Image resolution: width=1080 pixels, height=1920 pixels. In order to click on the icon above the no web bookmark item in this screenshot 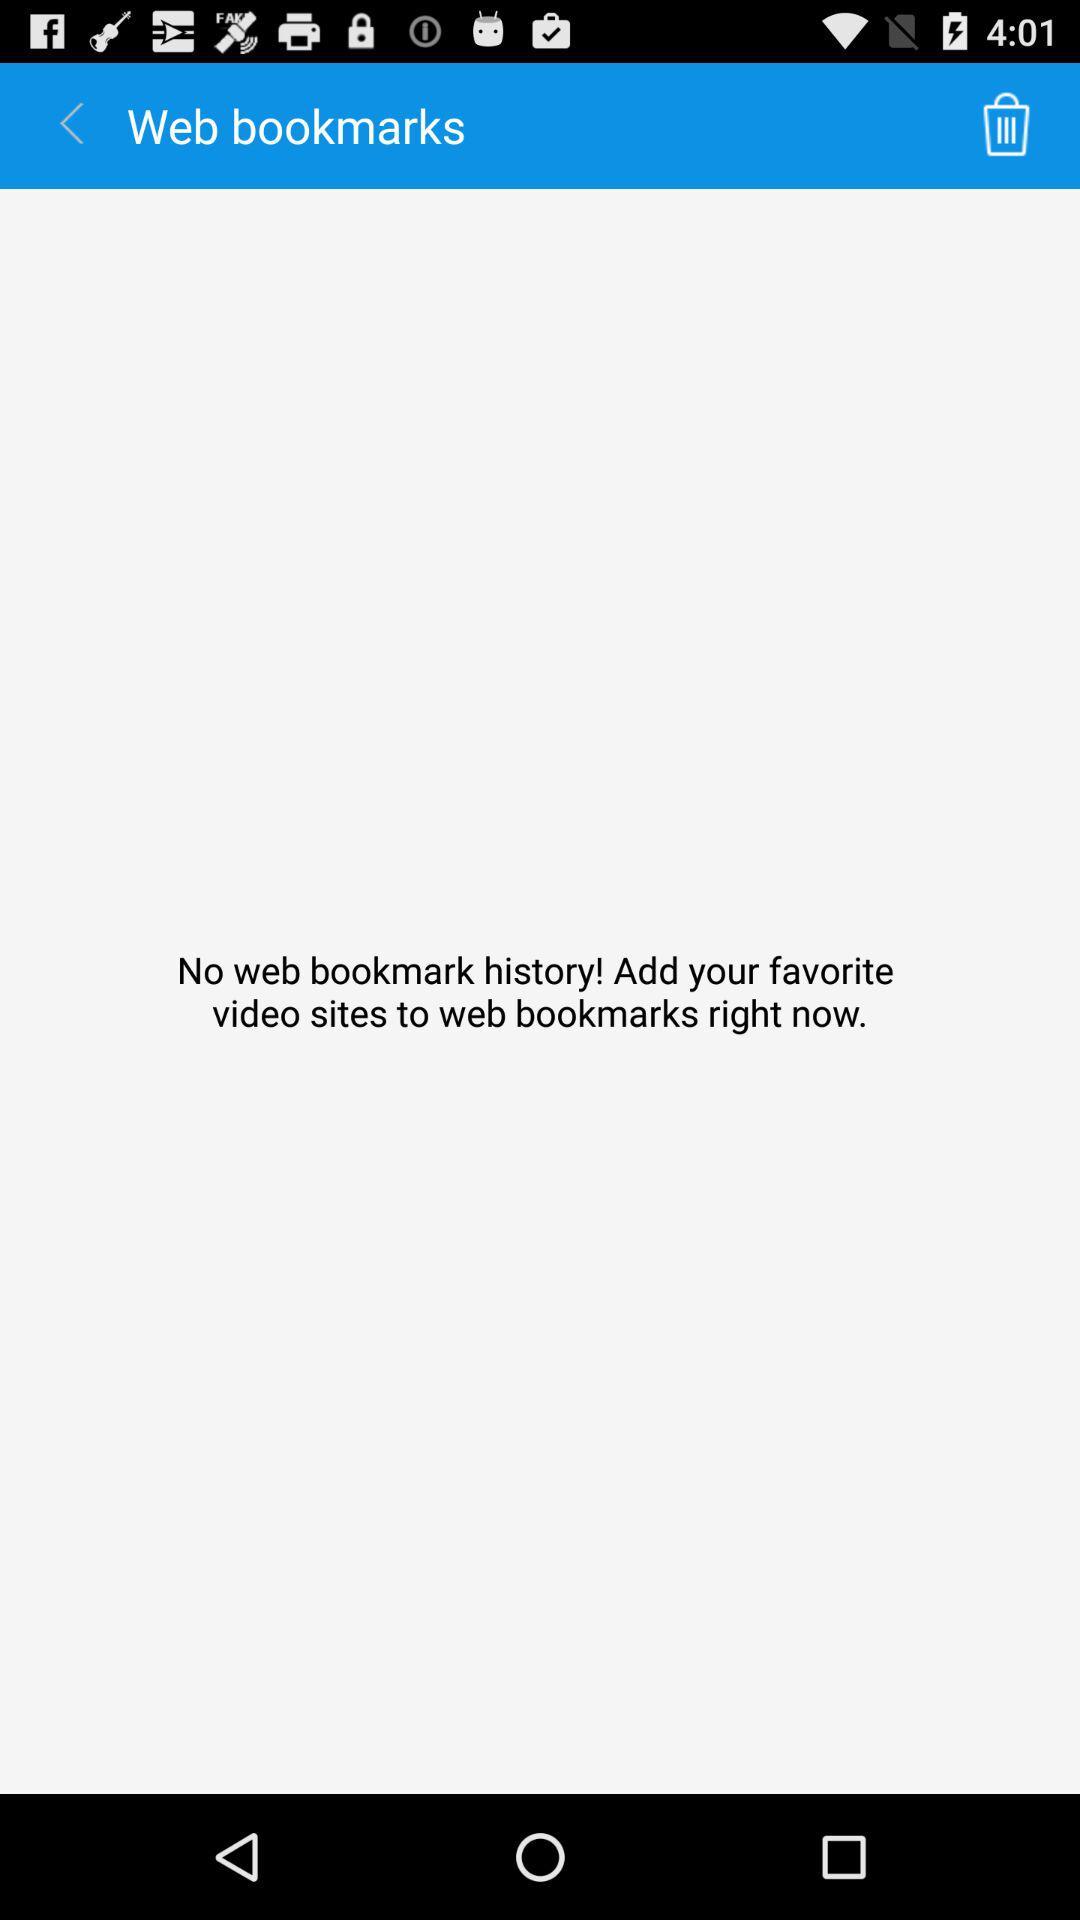, I will do `click(1006, 124)`.